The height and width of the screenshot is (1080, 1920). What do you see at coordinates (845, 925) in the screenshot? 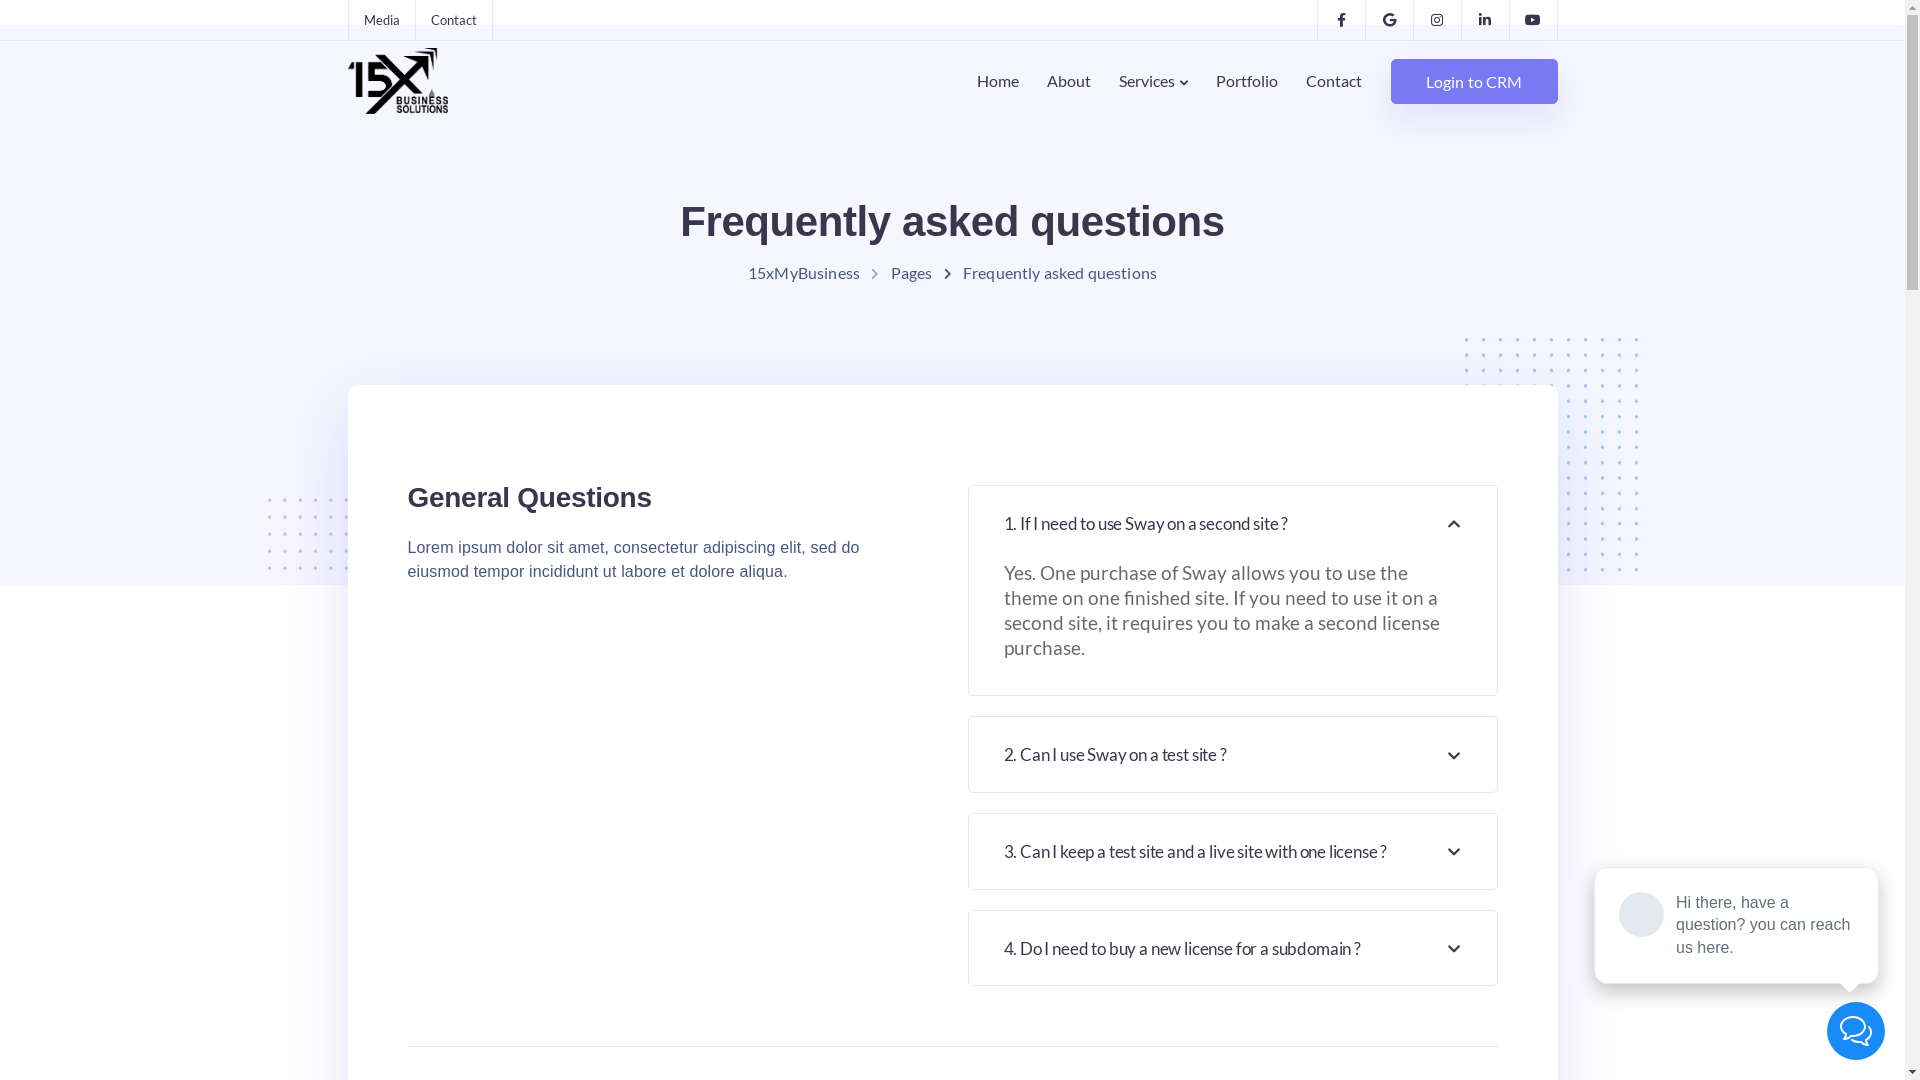
I see `'Internship'` at bounding box center [845, 925].